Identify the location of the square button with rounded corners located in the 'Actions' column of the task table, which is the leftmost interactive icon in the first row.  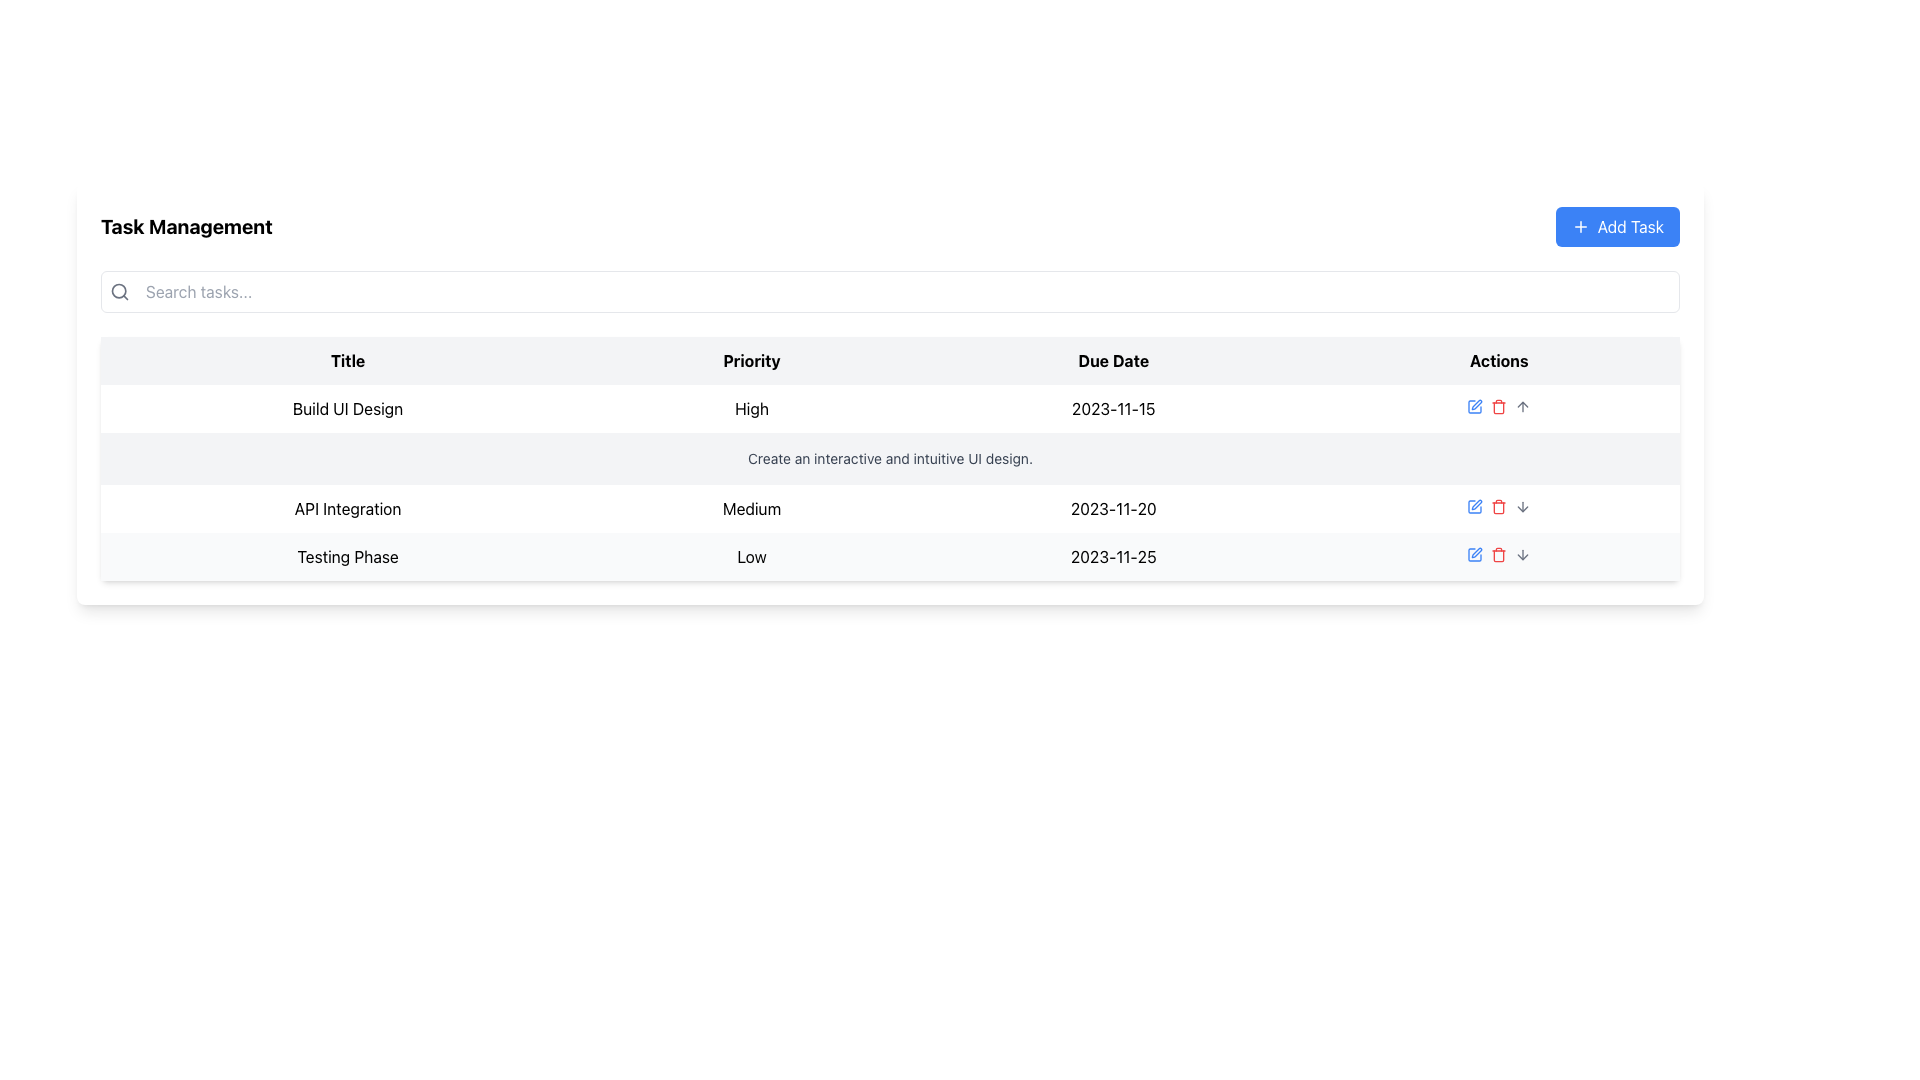
(1475, 505).